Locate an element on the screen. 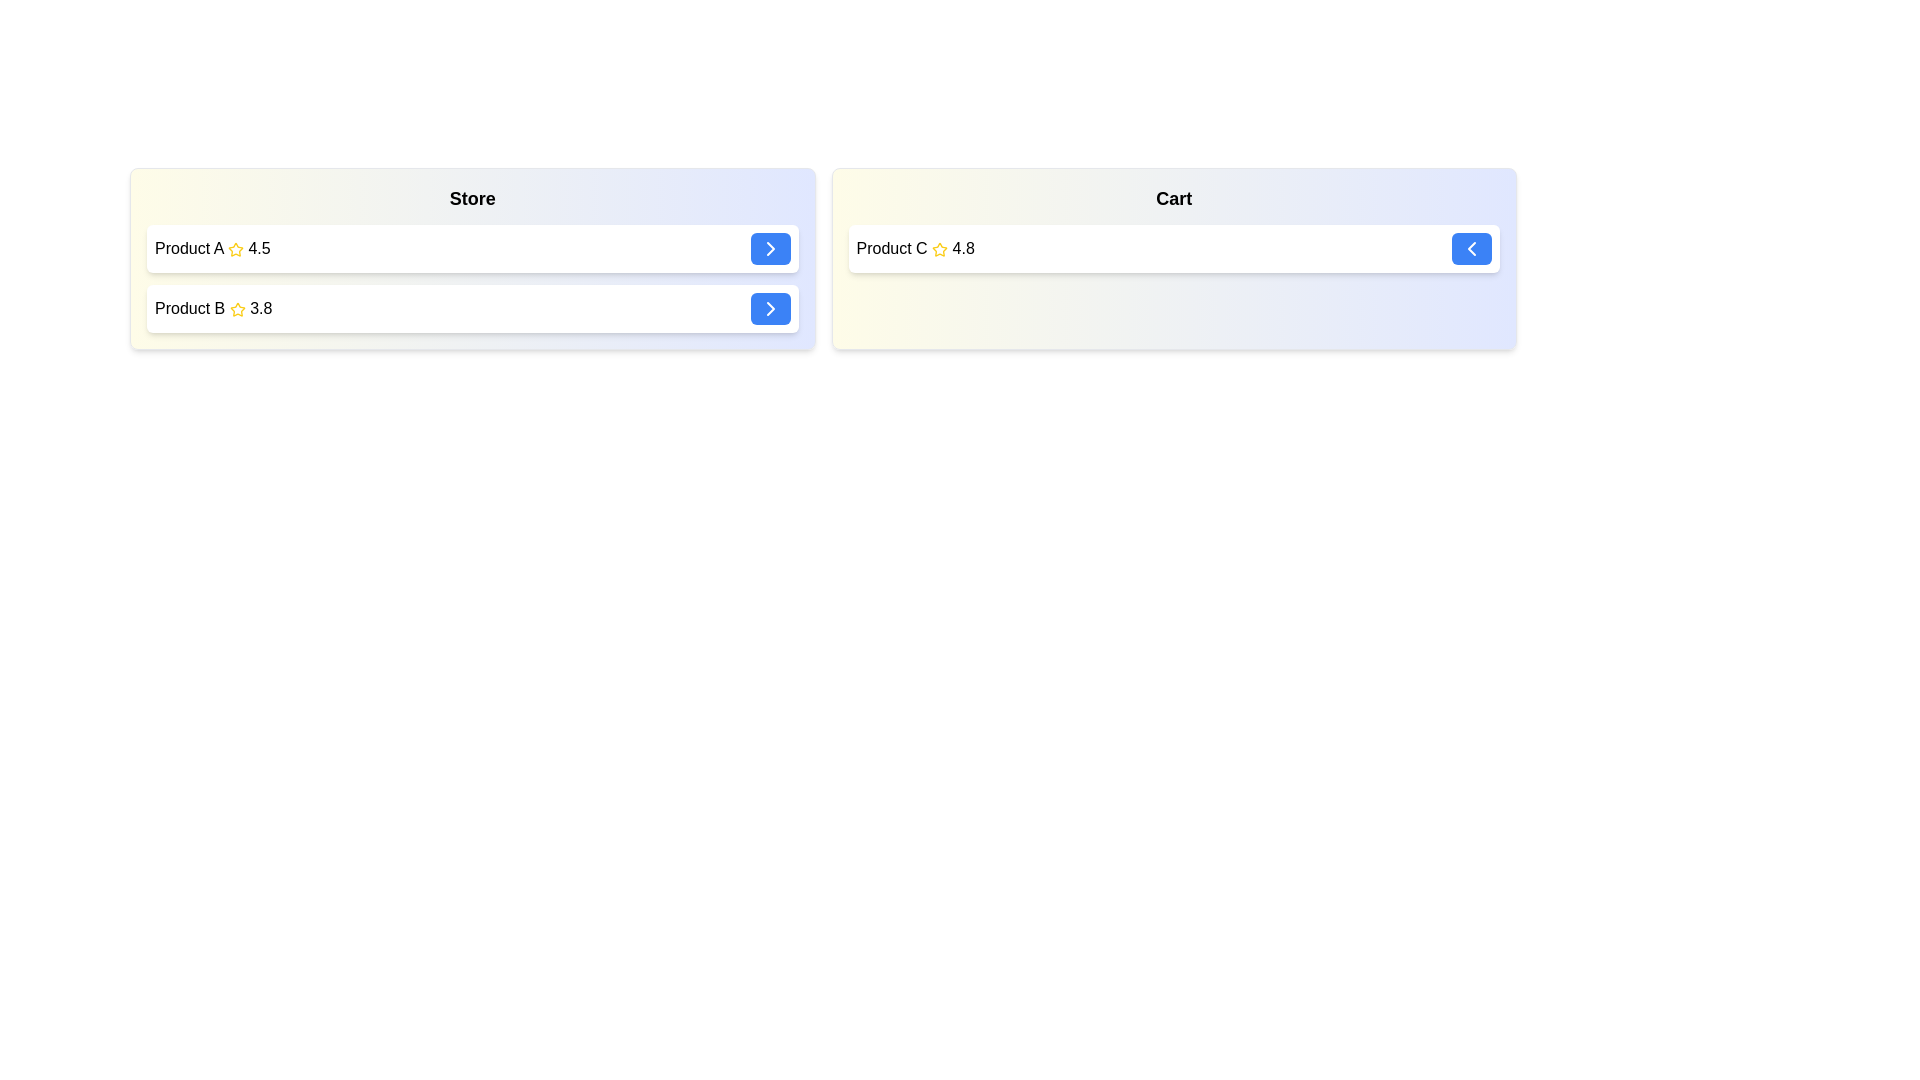  left arrow button next to 'Product C' in the 'Cart' list is located at coordinates (1472, 248).